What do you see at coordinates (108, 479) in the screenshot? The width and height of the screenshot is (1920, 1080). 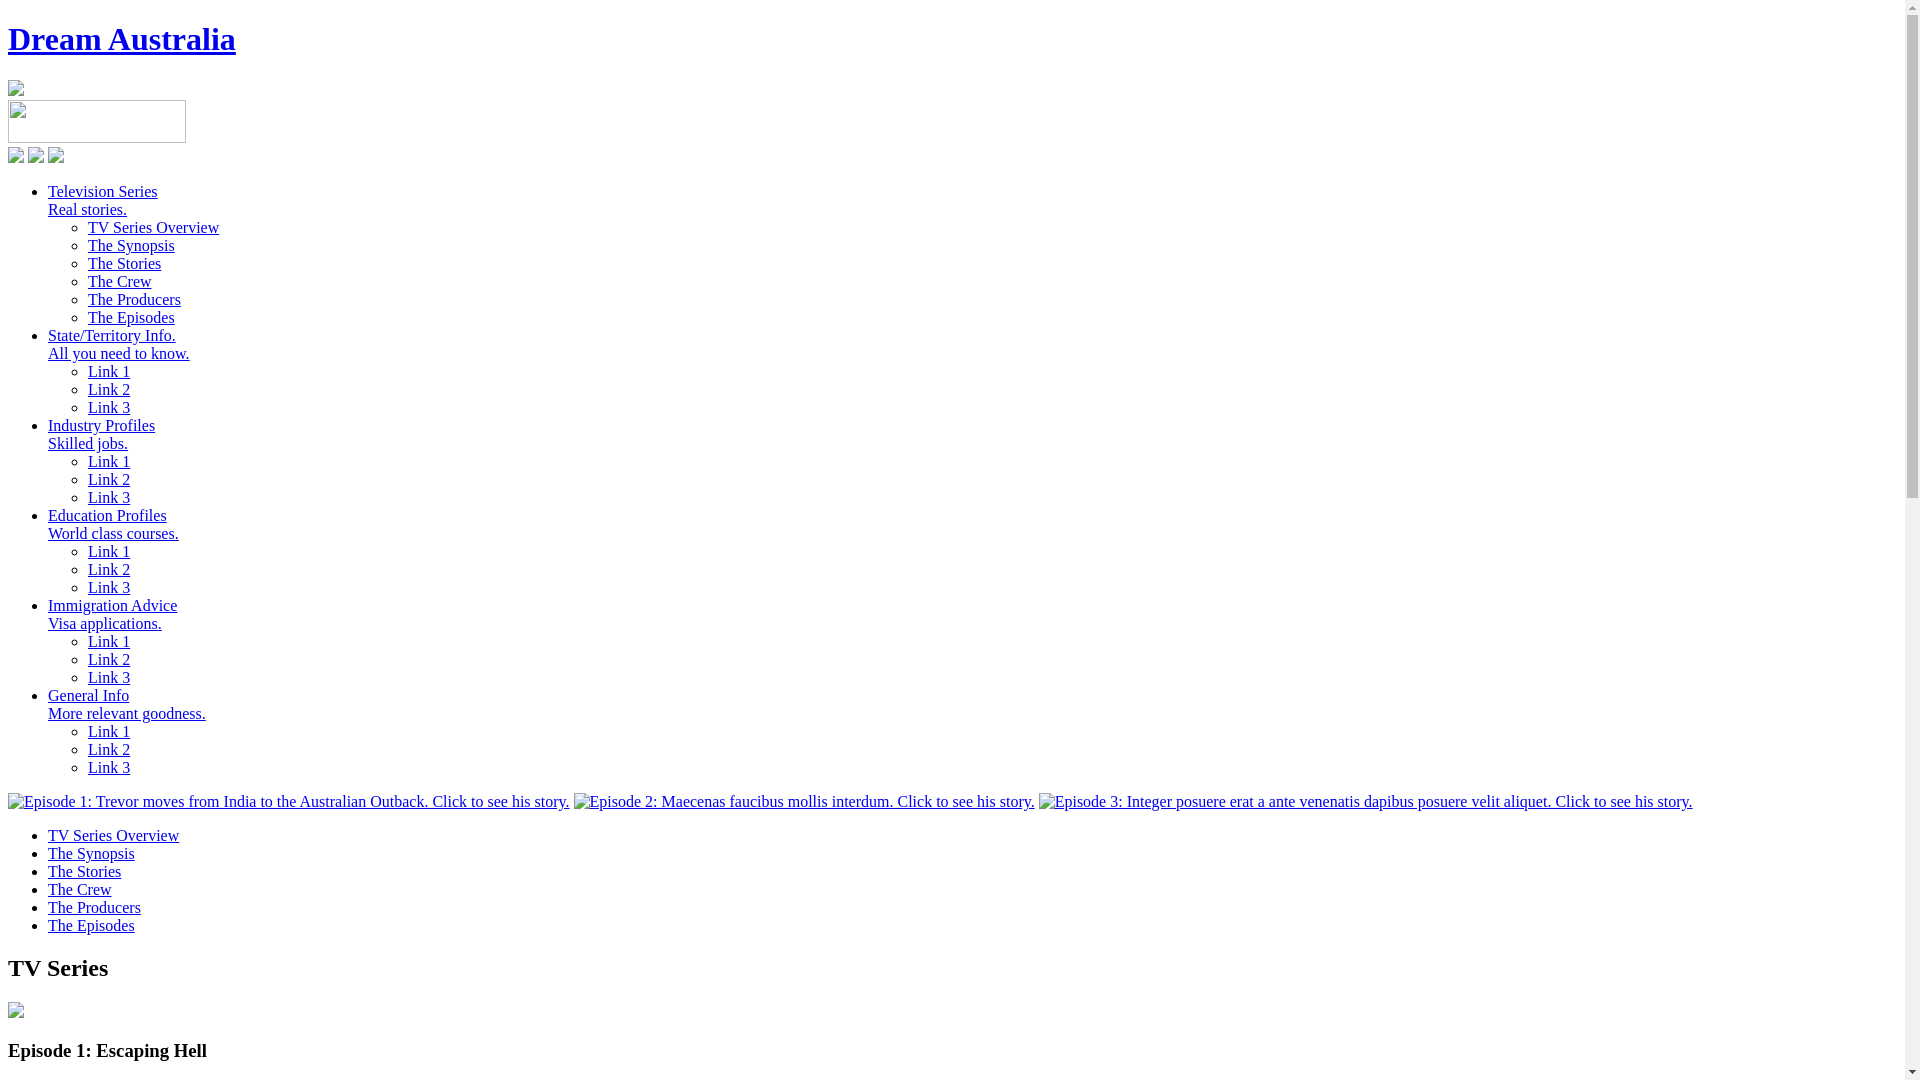 I see `'Link 2'` at bounding box center [108, 479].